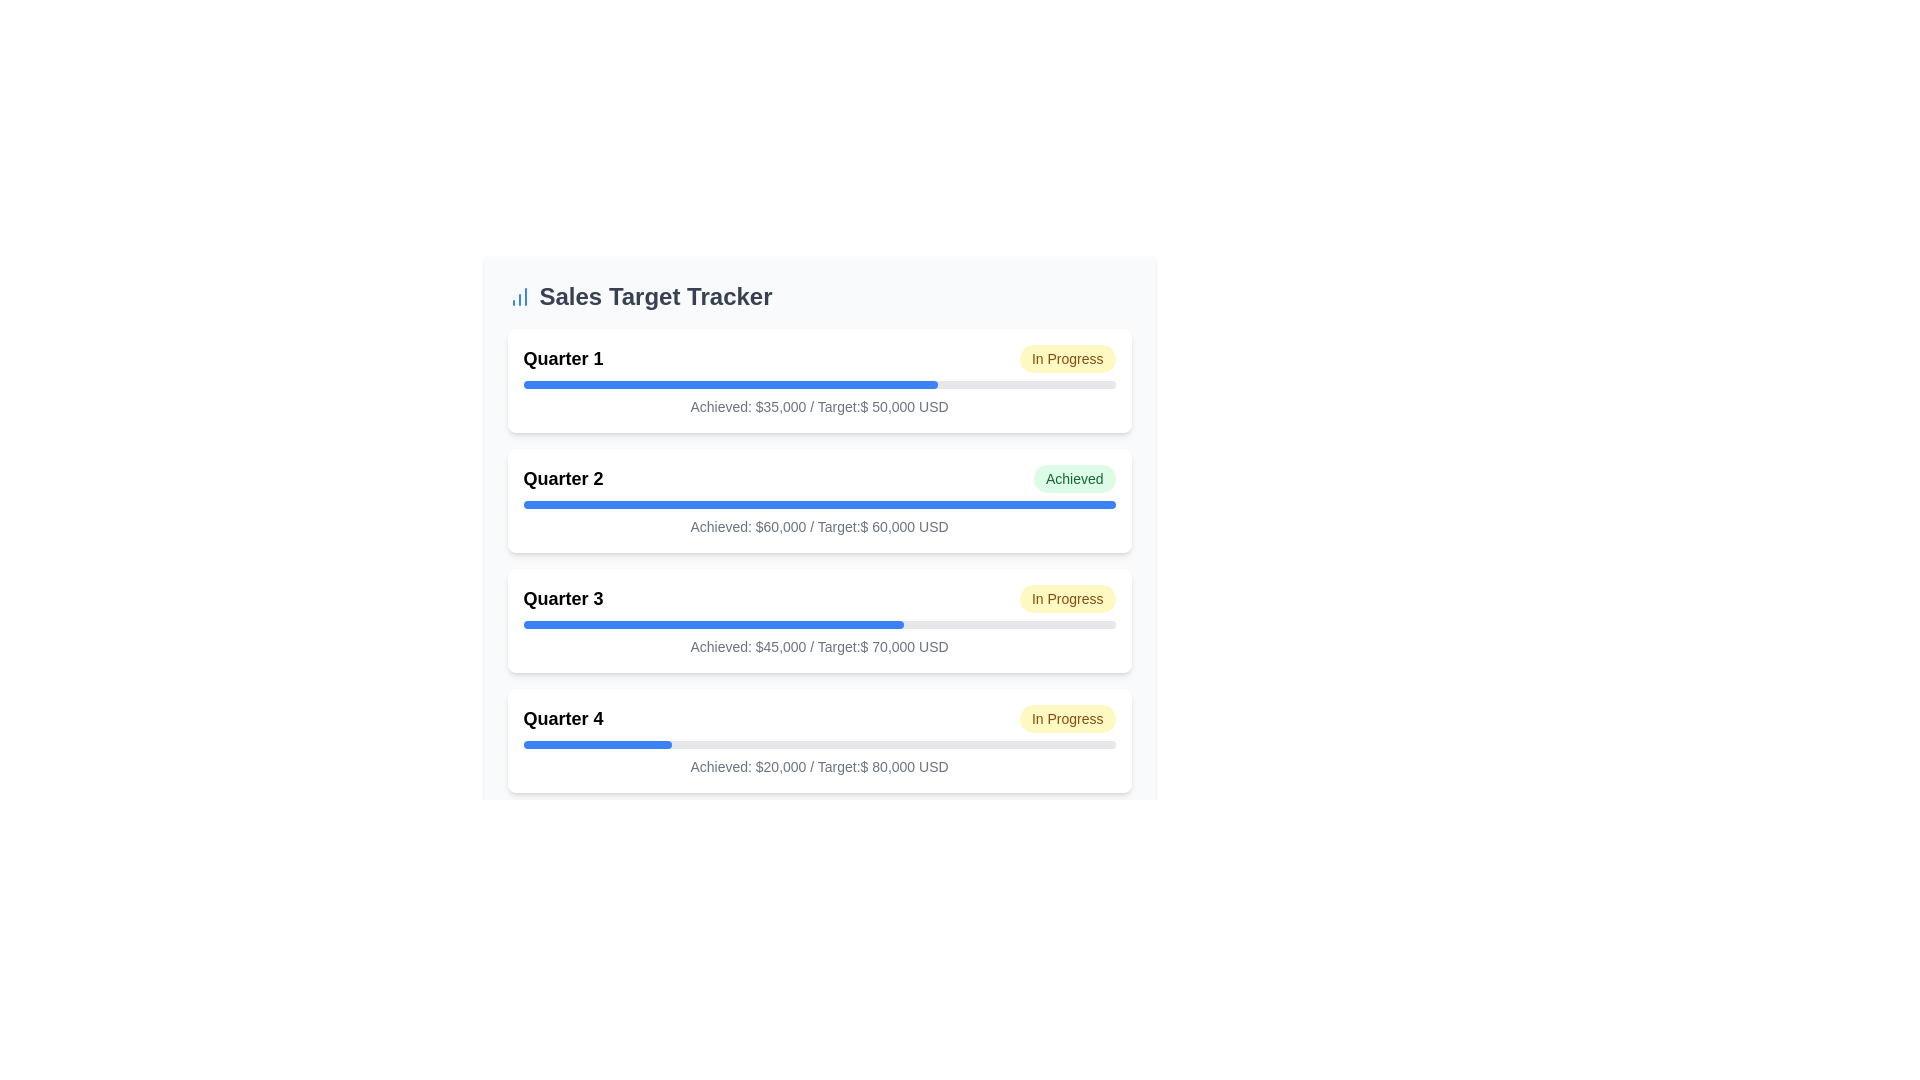 The image size is (1920, 1080). I want to click on the first card in the 'Sales Target Tracker' section that displays the tracking progress for Quarter 1, so click(819, 381).